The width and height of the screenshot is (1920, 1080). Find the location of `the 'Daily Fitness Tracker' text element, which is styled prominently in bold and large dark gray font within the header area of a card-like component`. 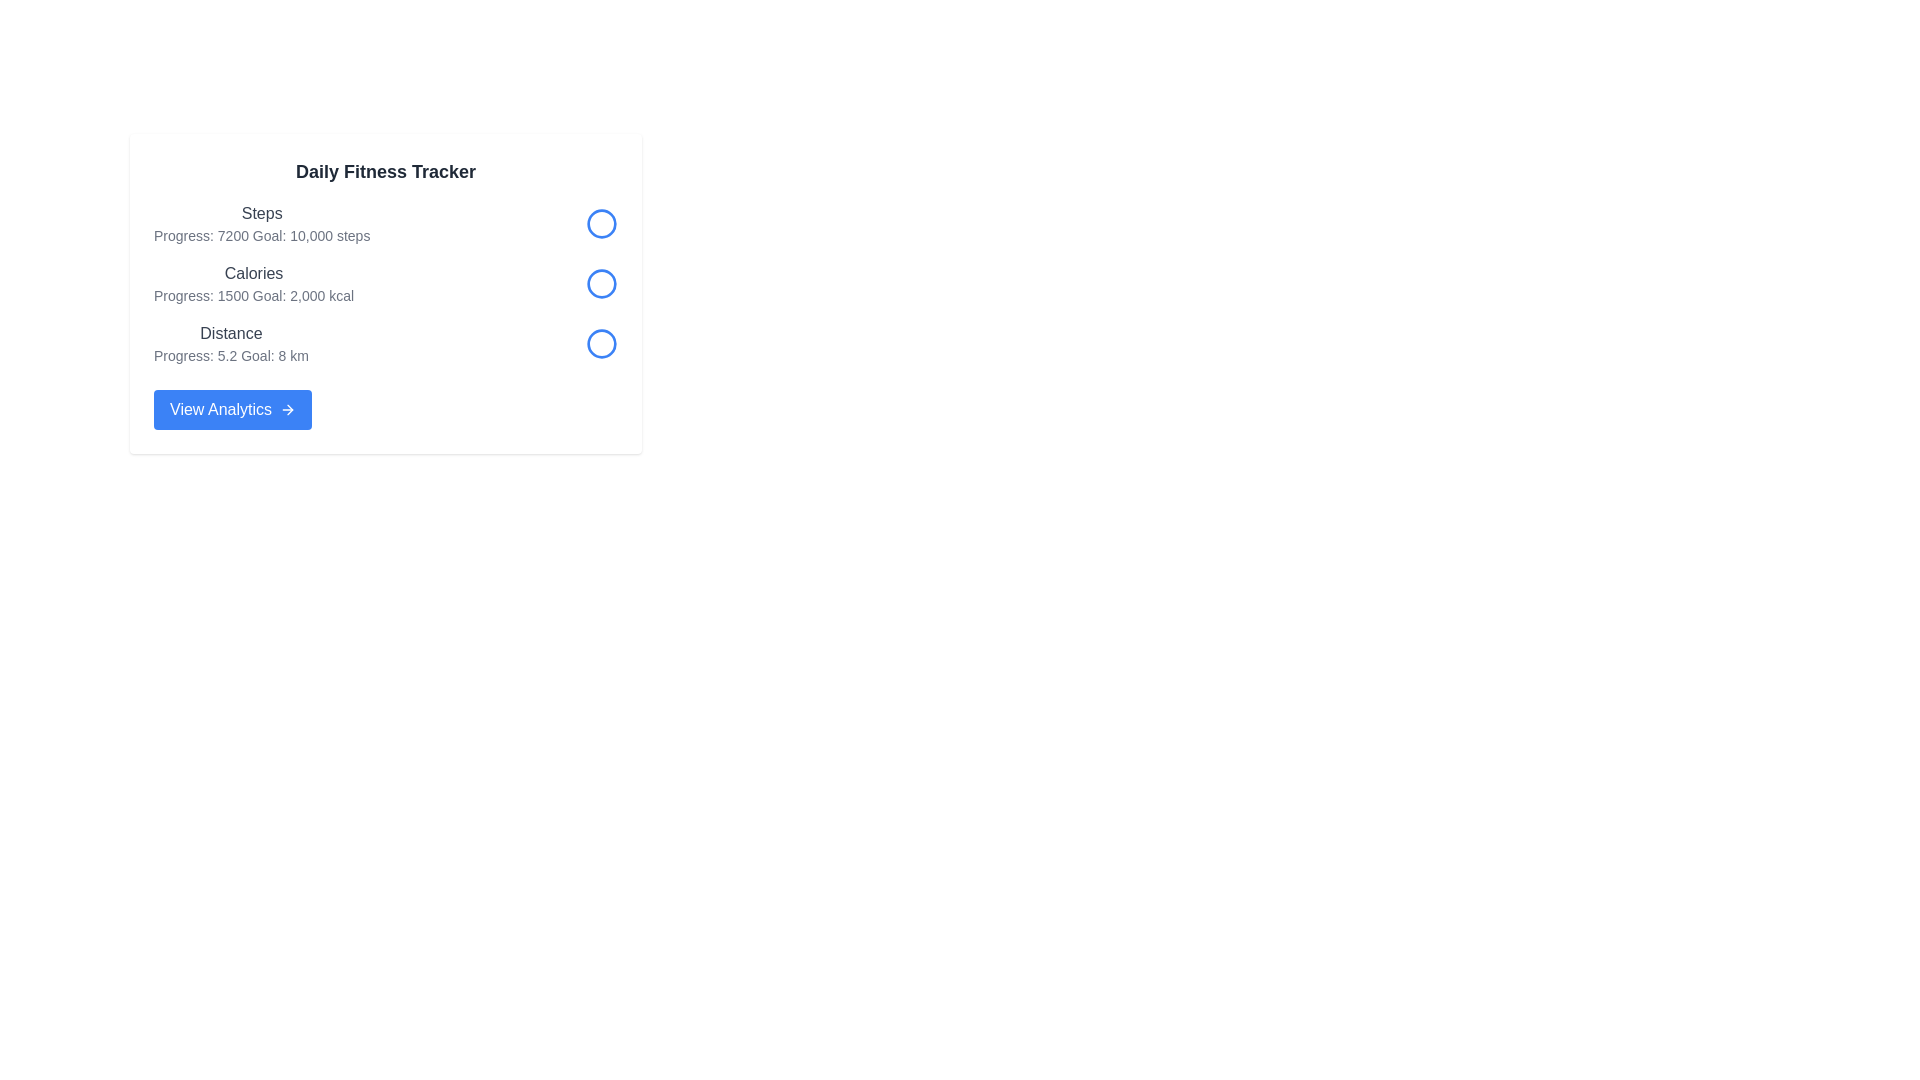

the 'Daily Fitness Tracker' text element, which is styled prominently in bold and large dark gray font within the header area of a card-like component is located at coordinates (385, 171).